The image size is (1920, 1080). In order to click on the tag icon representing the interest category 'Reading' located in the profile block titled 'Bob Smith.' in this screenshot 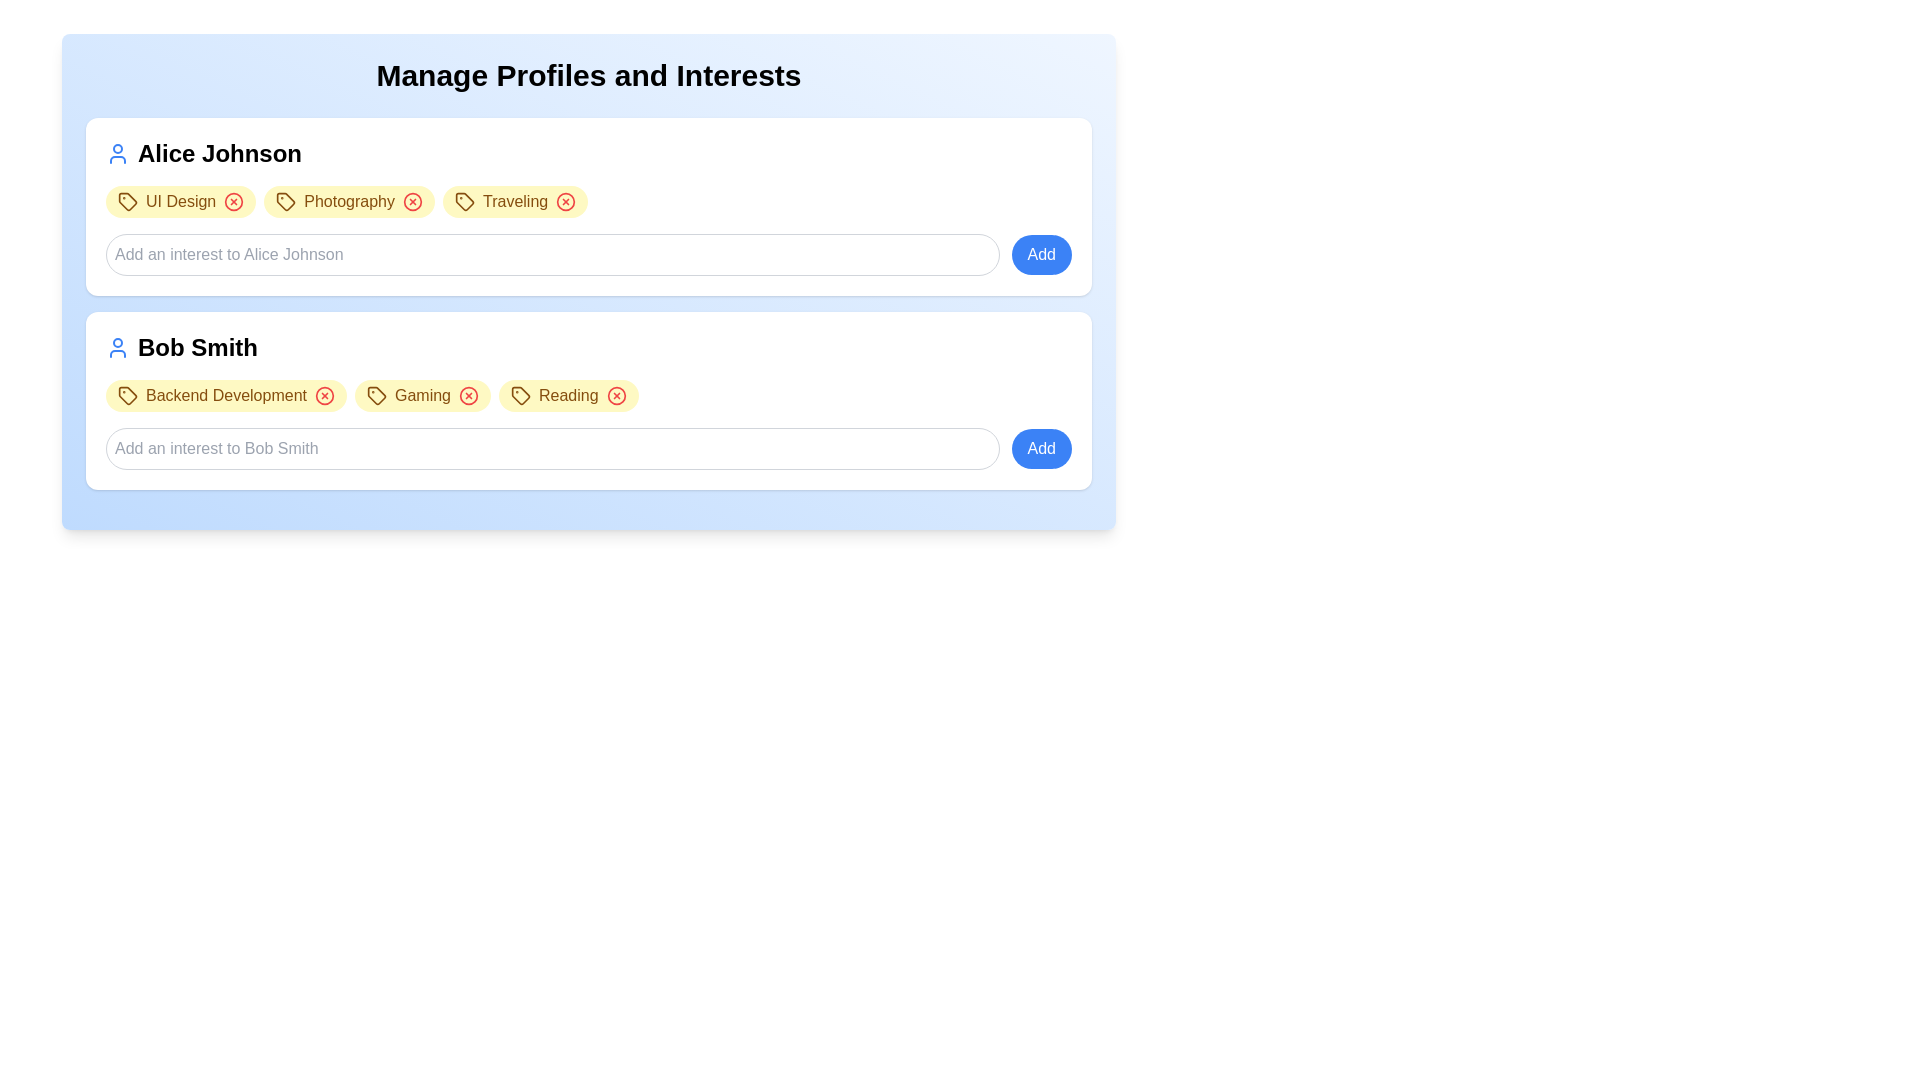, I will do `click(521, 396)`.